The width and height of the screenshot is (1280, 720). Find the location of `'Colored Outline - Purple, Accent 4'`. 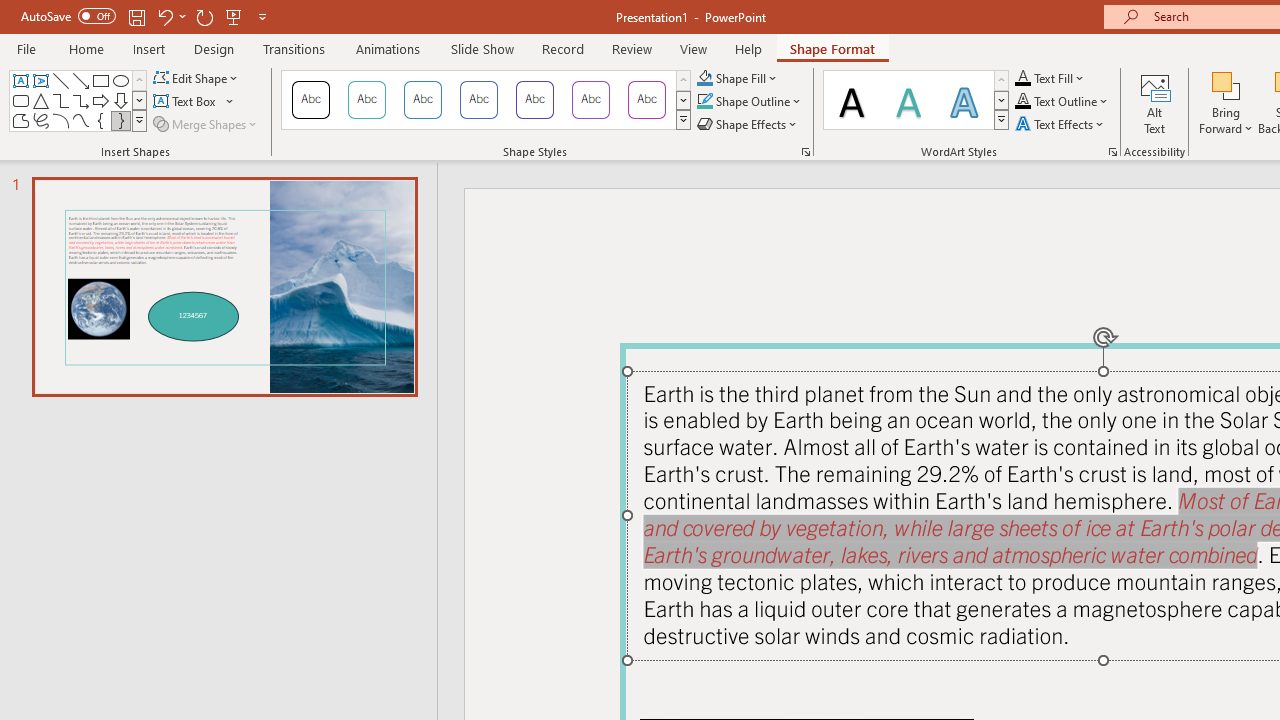

'Colored Outline - Purple, Accent 4' is located at coordinates (535, 100).